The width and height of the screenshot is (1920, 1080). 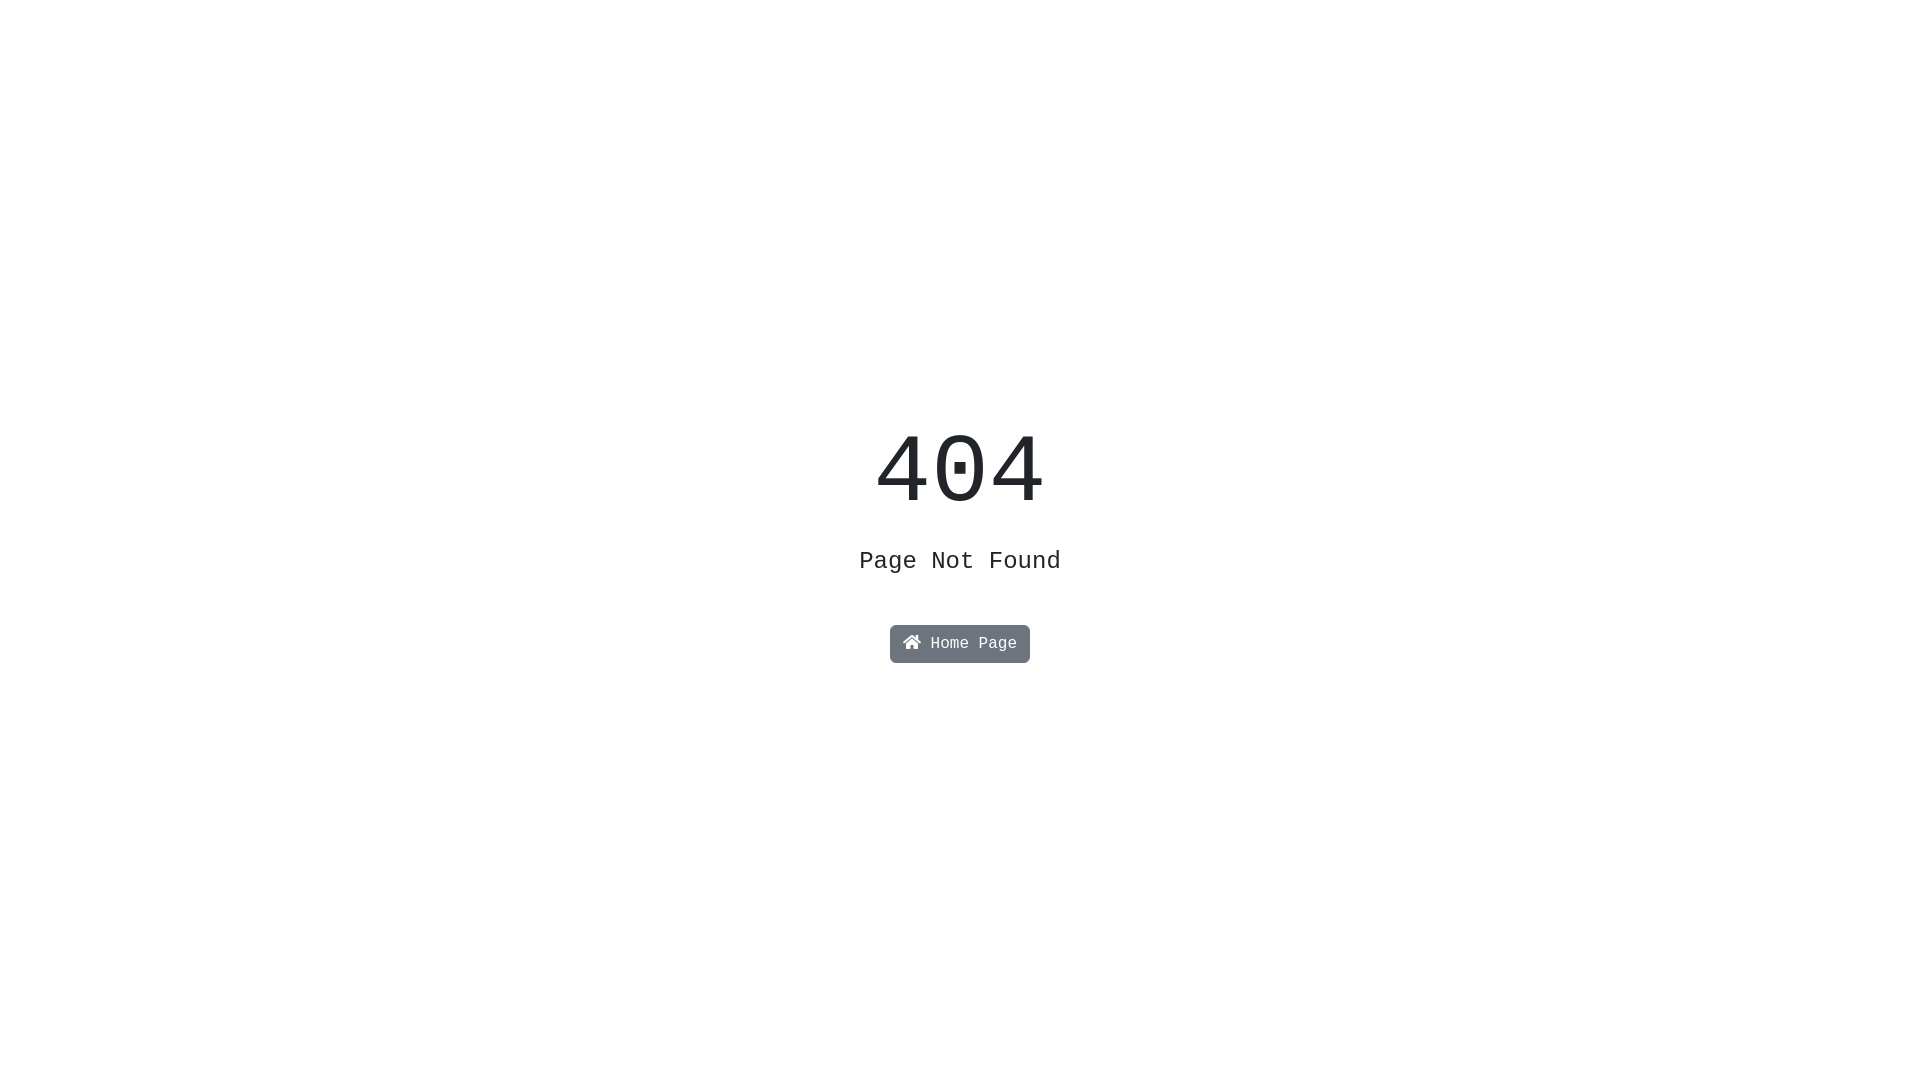 I want to click on 'Home Page', so click(x=888, y=644).